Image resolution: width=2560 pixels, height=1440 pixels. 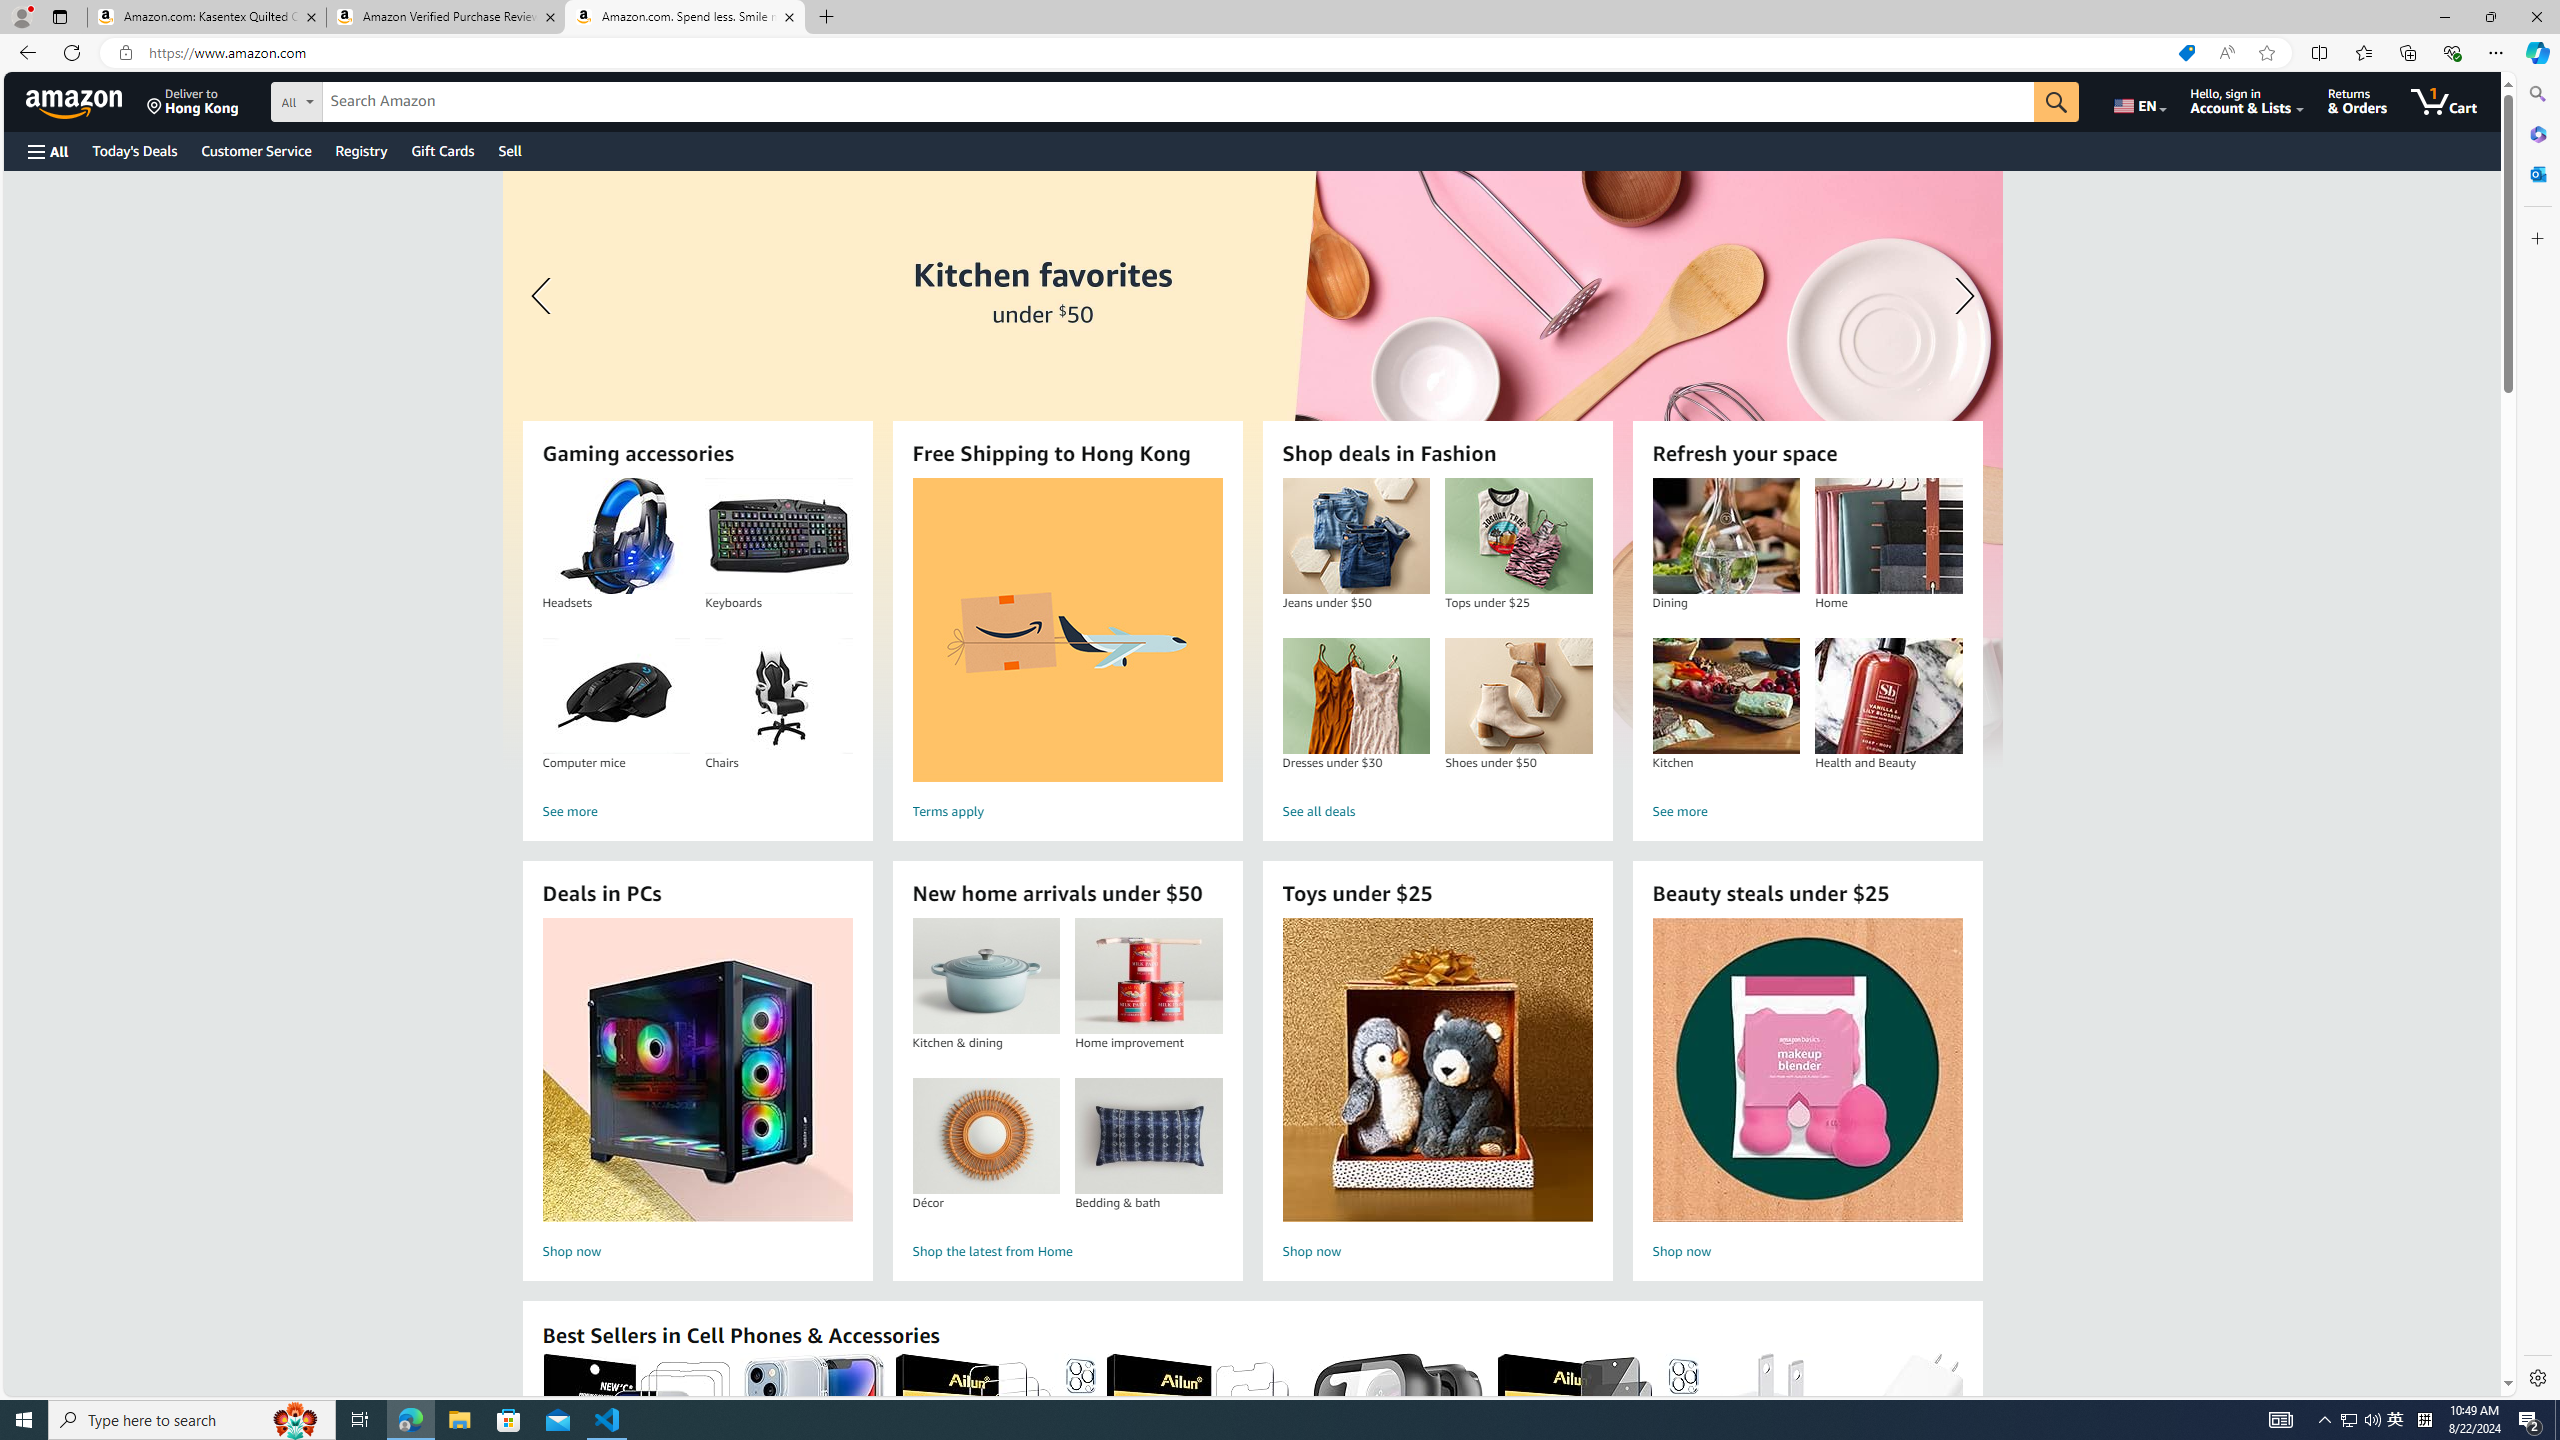 I want to click on 'Dining', so click(x=1725, y=536).